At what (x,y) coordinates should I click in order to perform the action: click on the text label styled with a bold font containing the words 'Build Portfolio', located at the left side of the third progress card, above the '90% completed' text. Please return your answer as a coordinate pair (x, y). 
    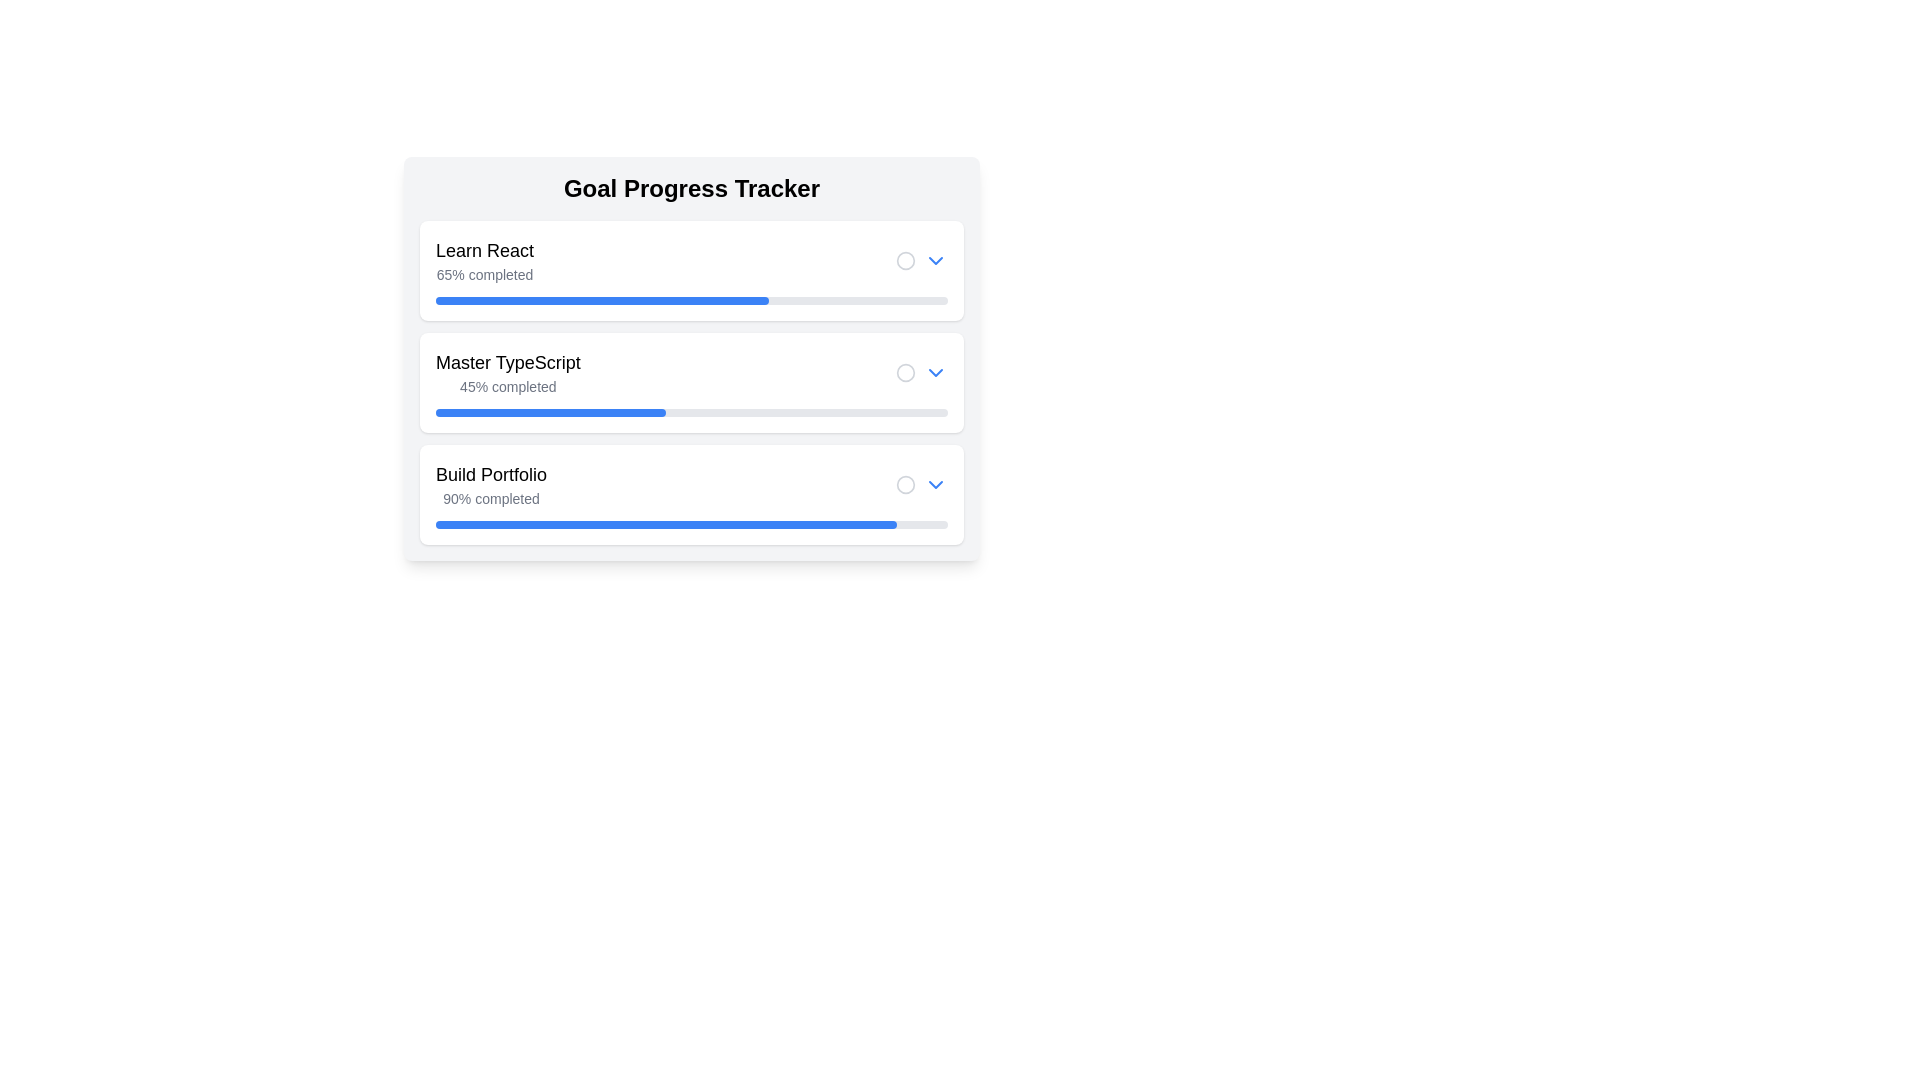
    Looking at the image, I should click on (491, 474).